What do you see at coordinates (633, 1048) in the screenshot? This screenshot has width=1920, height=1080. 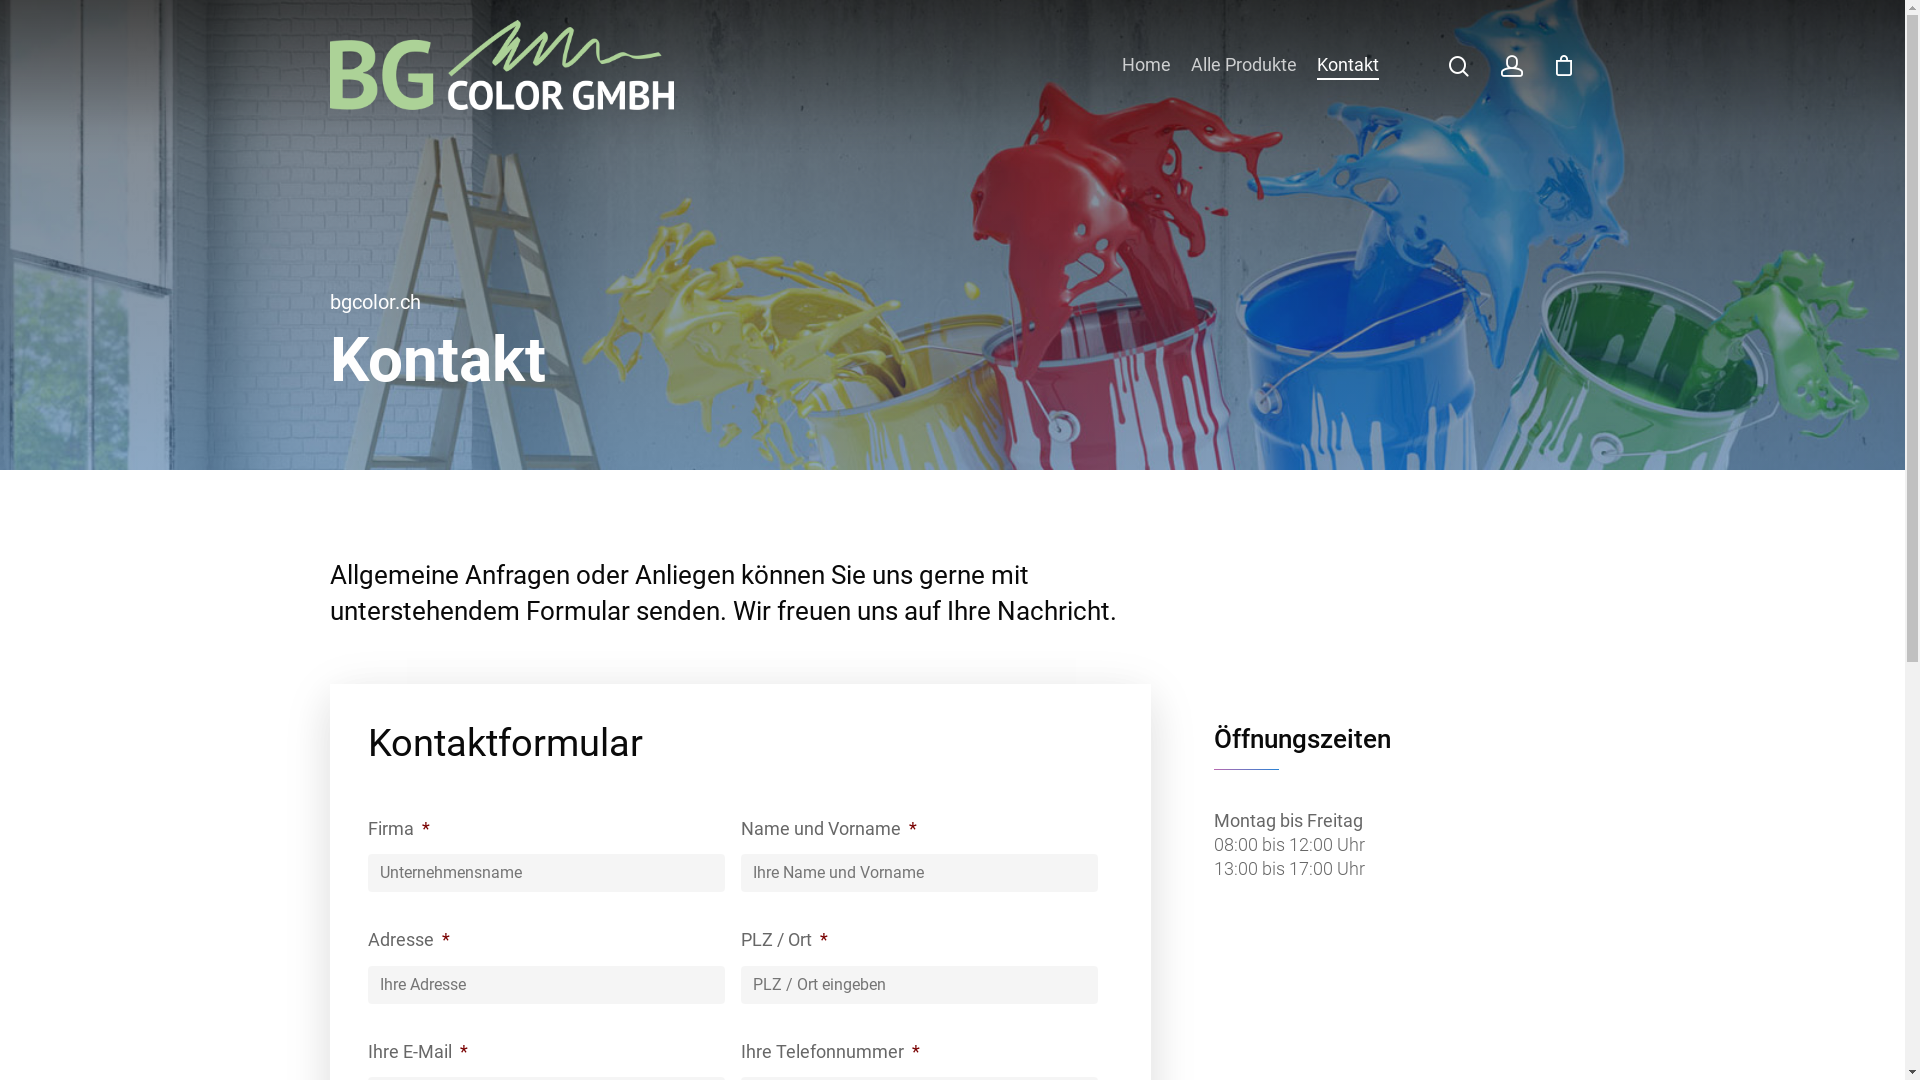 I see `'onlineshop-mieten.com'` at bounding box center [633, 1048].